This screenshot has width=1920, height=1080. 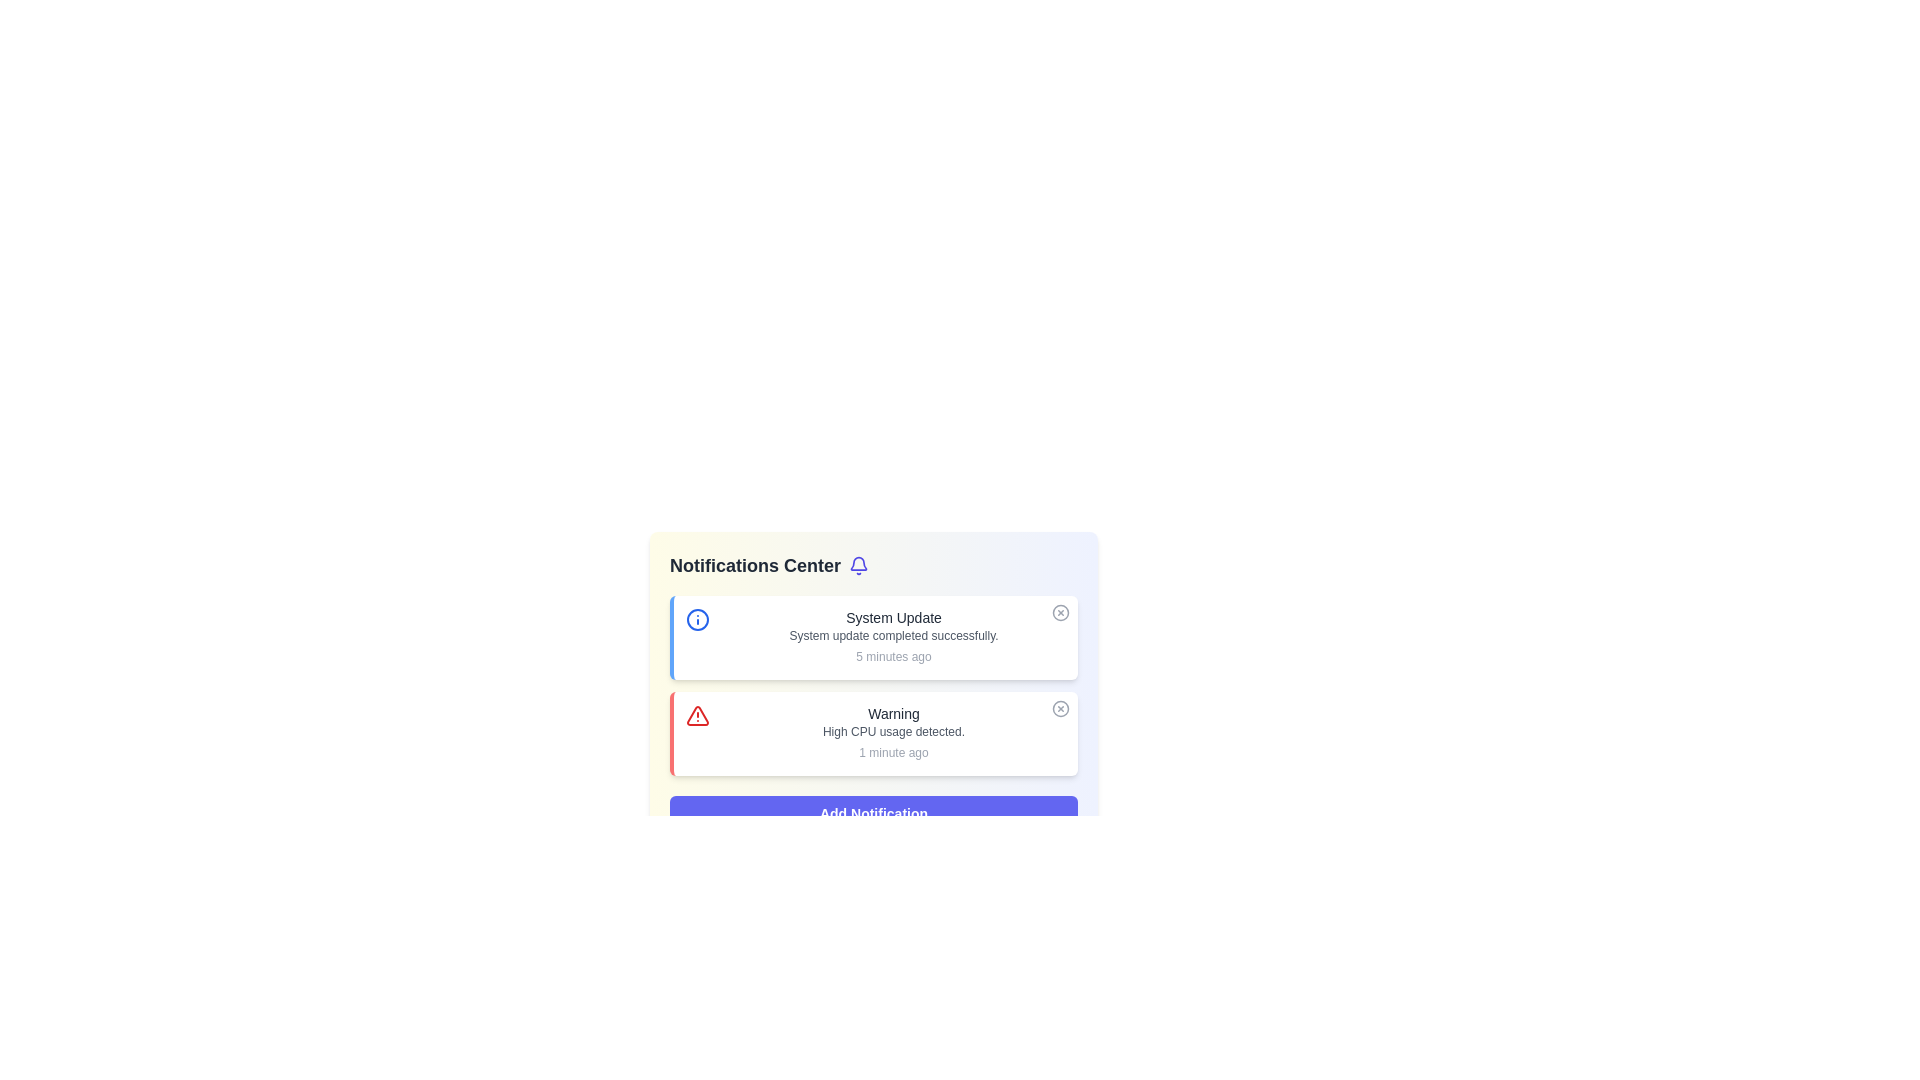 What do you see at coordinates (697, 619) in the screenshot?
I see `the circular icon boundary located in the notification card, which is aligned with the 'System Update' header text` at bounding box center [697, 619].